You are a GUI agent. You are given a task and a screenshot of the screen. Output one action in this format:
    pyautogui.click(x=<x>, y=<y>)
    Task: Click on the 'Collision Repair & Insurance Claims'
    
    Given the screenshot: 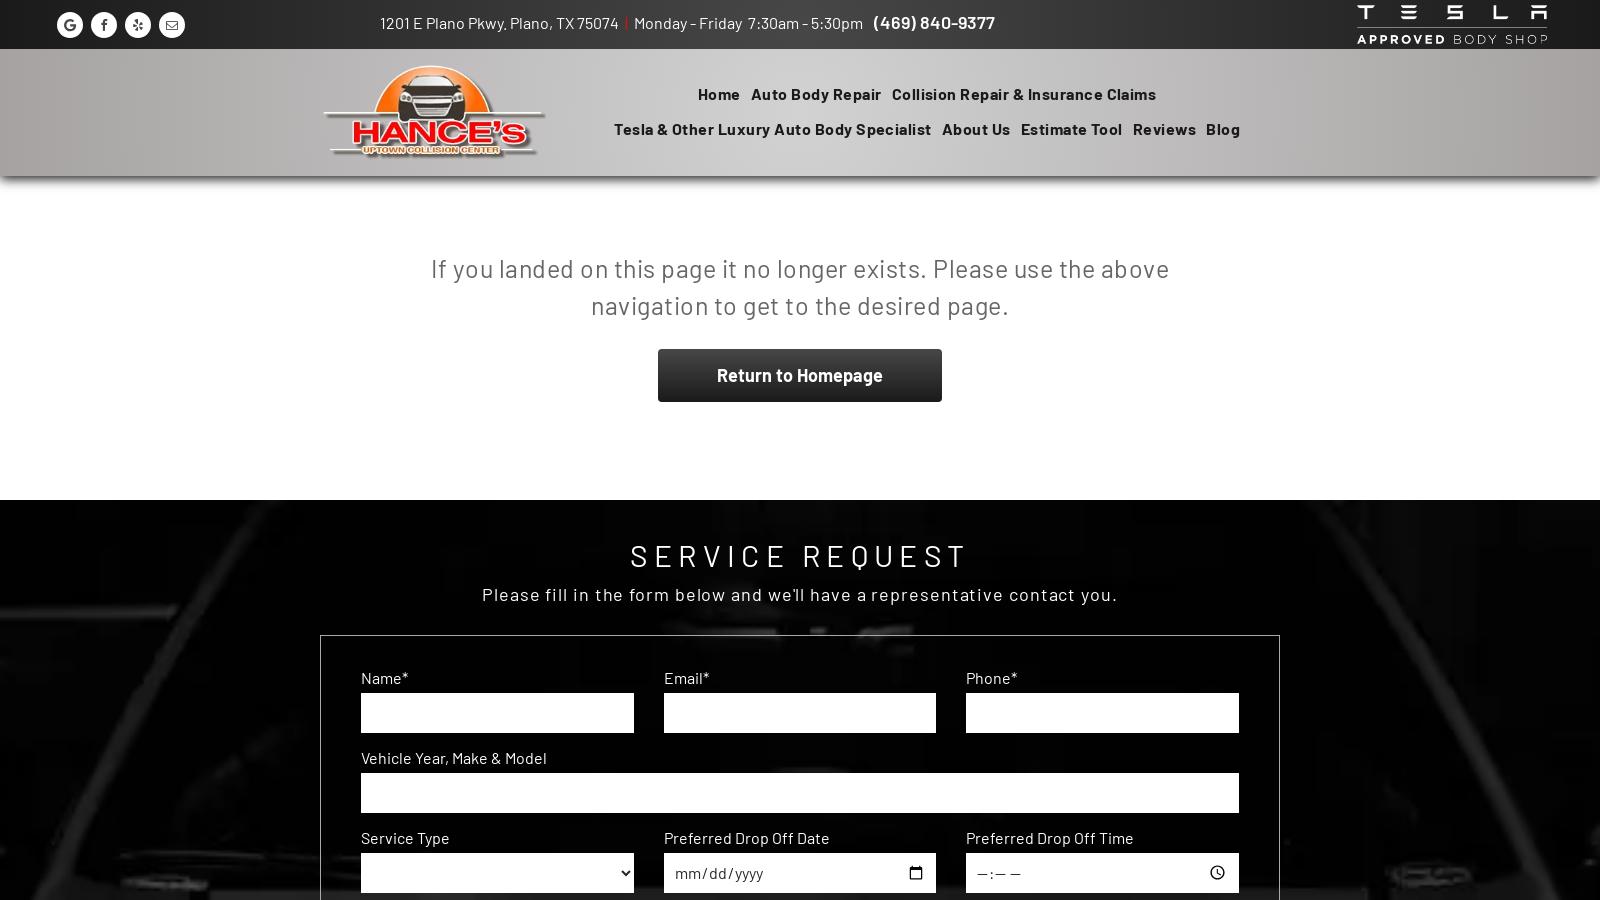 What is the action you would take?
    pyautogui.click(x=1023, y=92)
    